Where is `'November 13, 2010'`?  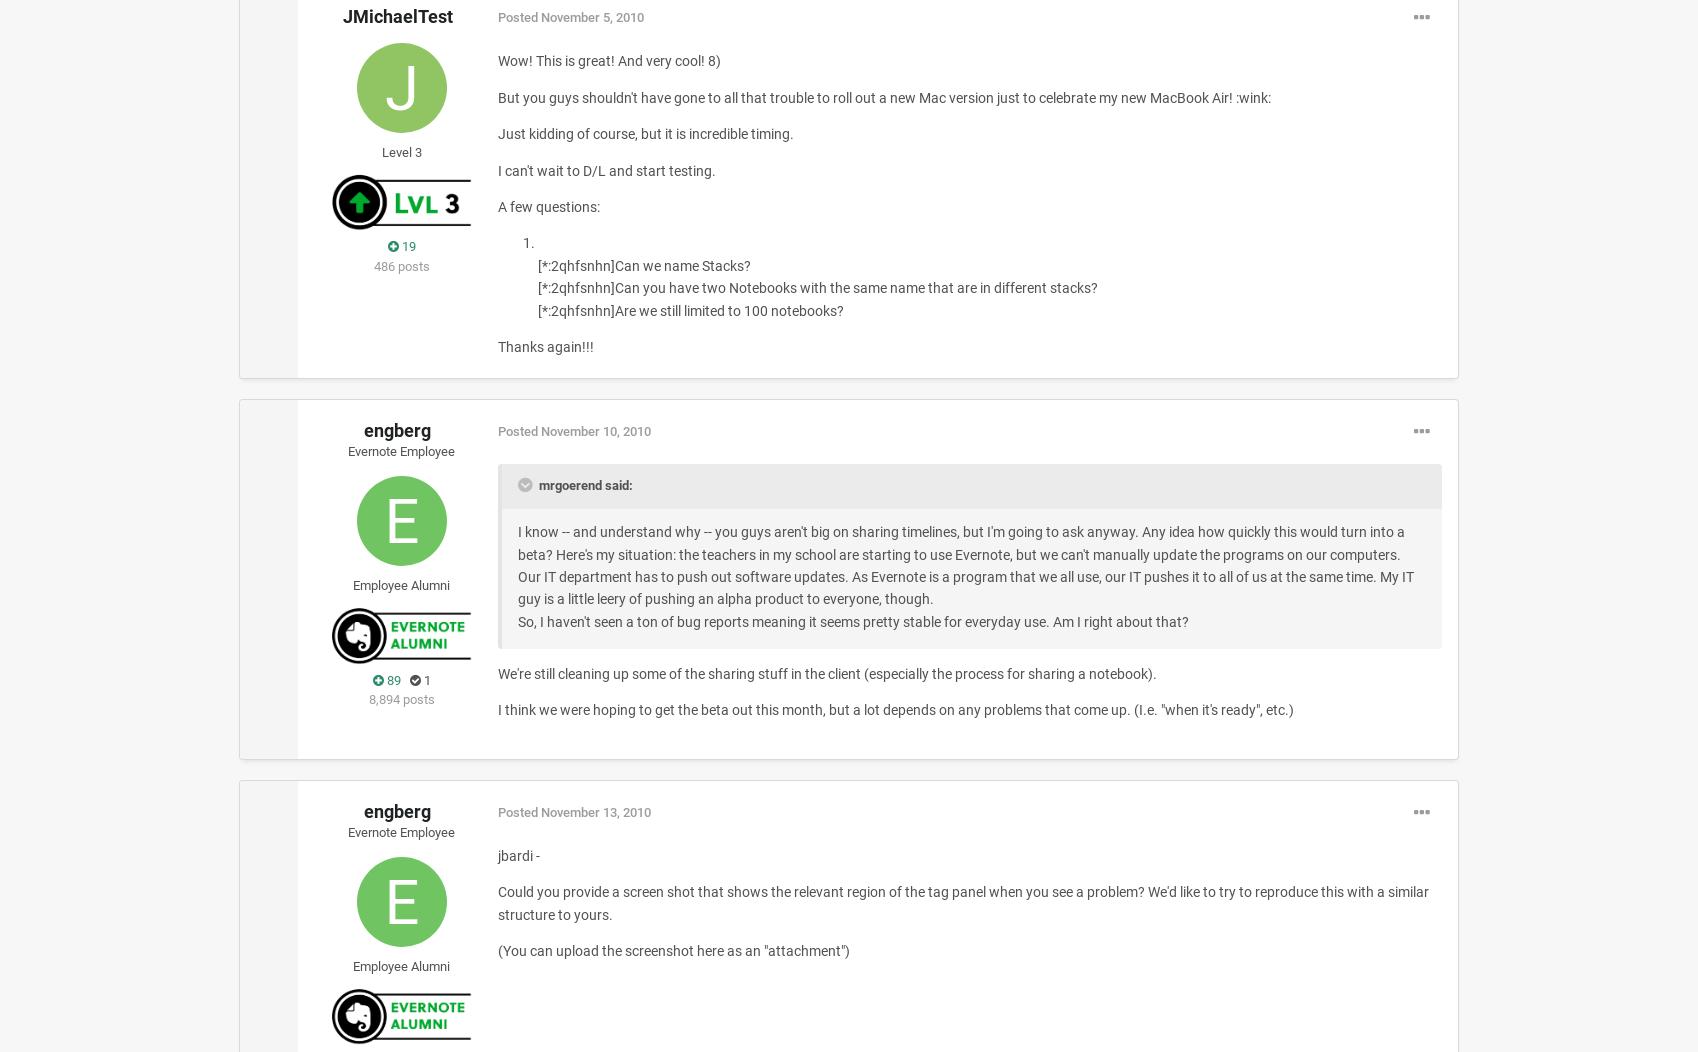 'November 13, 2010' is located at coordinates (594, 812).